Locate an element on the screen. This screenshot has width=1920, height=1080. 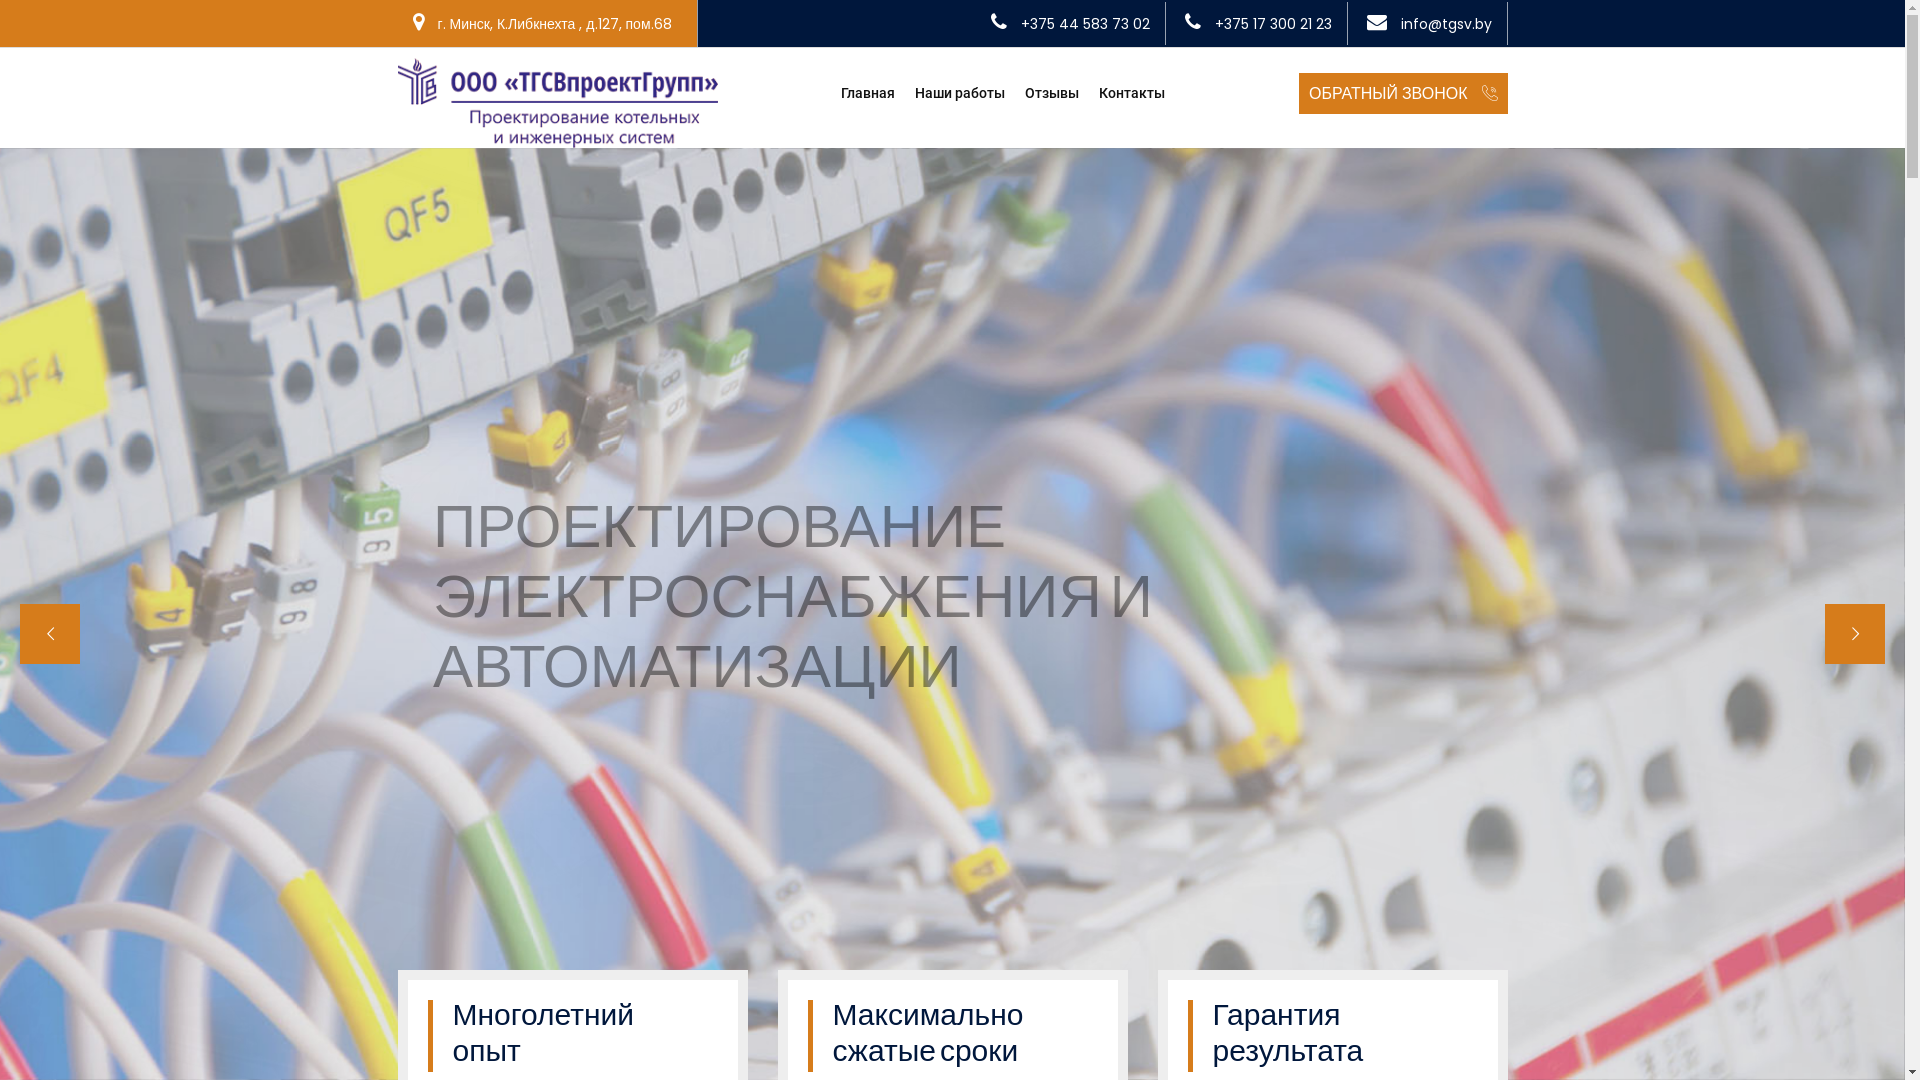
'+375 44 583 73 02' is located at coordinates (1083, 23).